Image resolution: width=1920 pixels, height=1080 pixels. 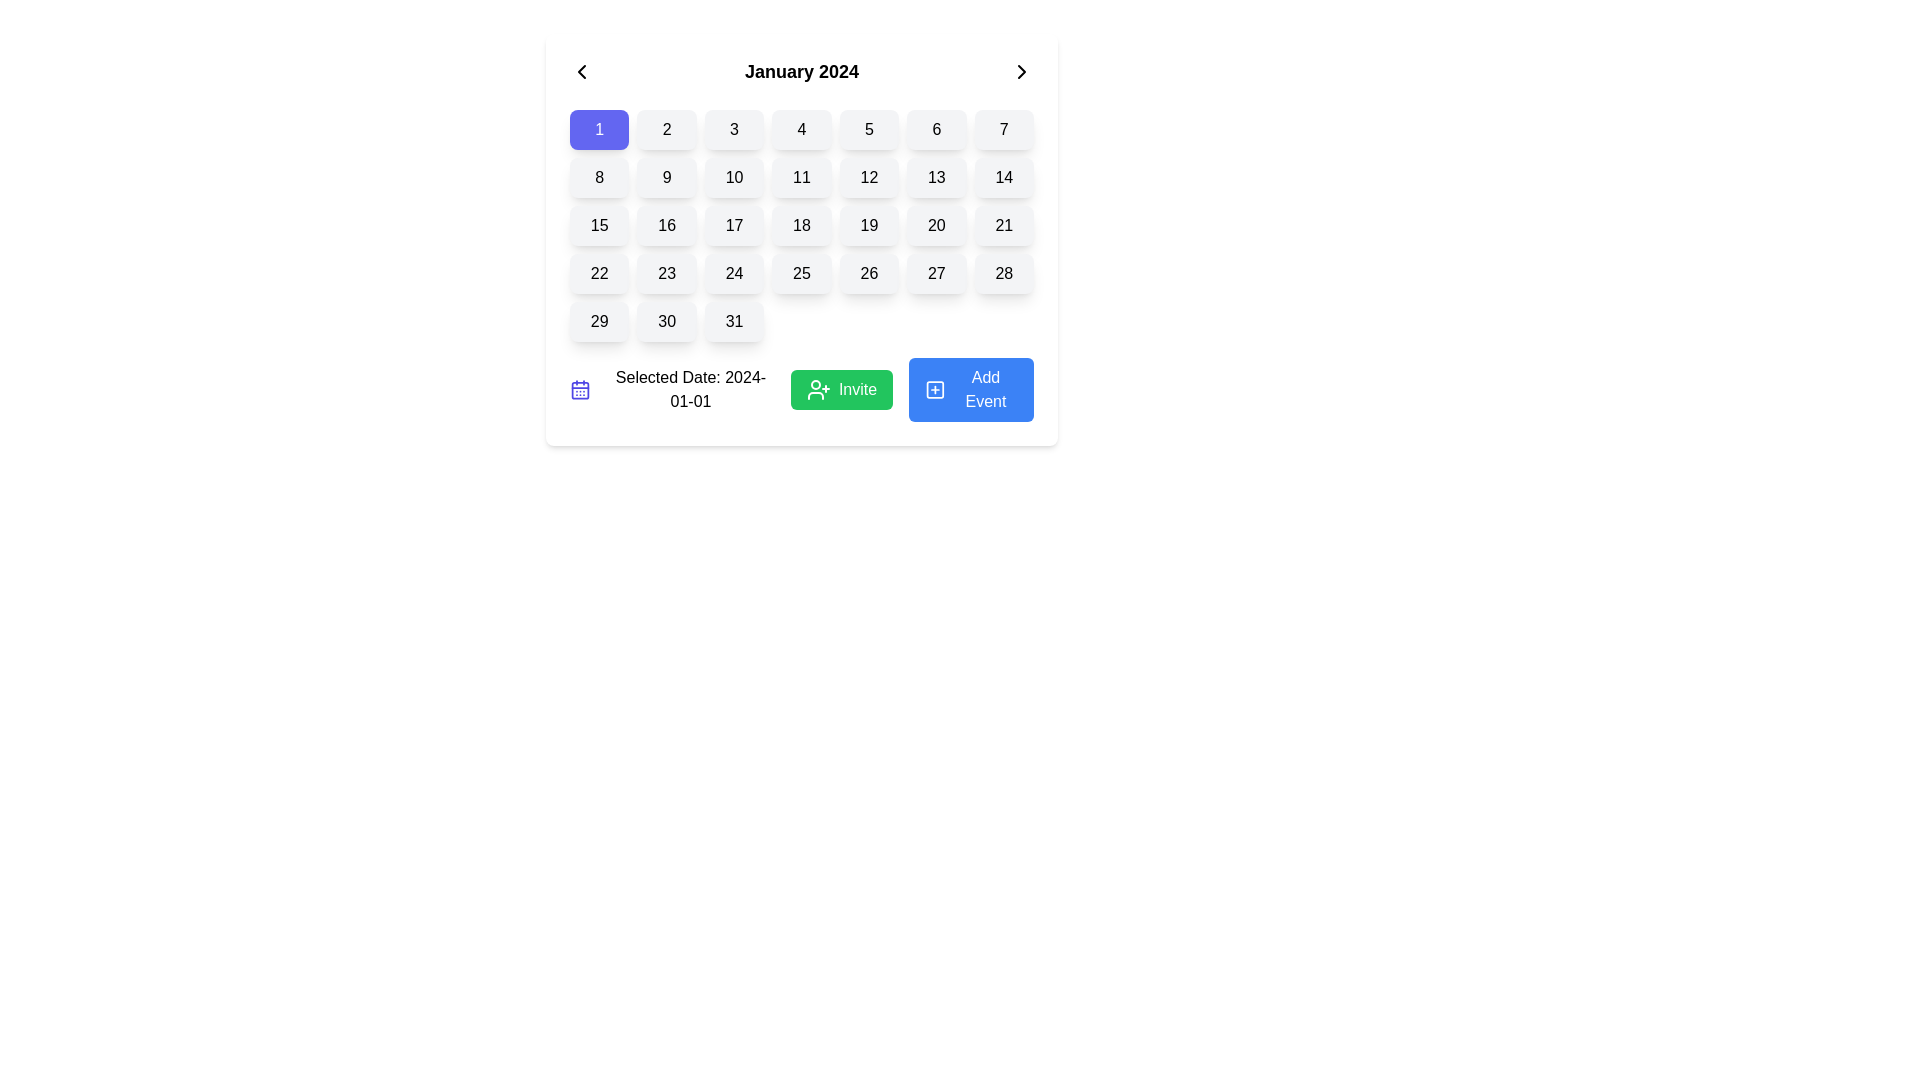 I want to click on the Interactive calendar day button displaying the number '8', which is a small square-shaped button with a light gray background and rounded corners, to change its background color, so click(x=598, y=176).